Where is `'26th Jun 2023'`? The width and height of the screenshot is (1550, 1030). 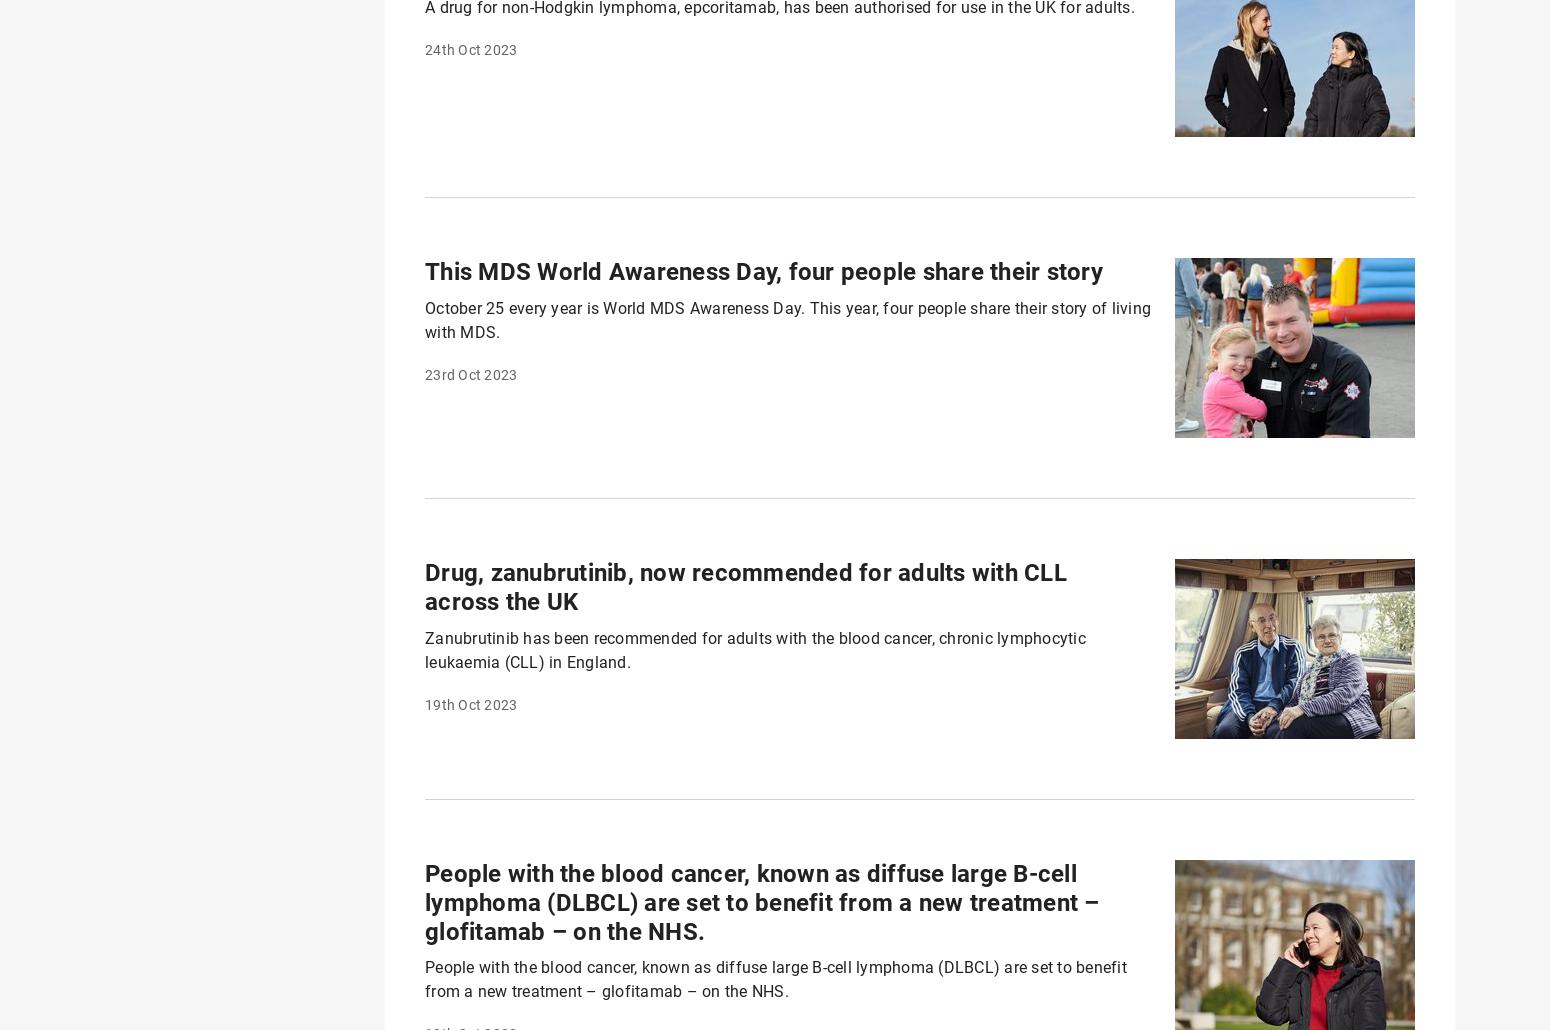
'26th Jun 2023' is located at coordinates (470, 253).